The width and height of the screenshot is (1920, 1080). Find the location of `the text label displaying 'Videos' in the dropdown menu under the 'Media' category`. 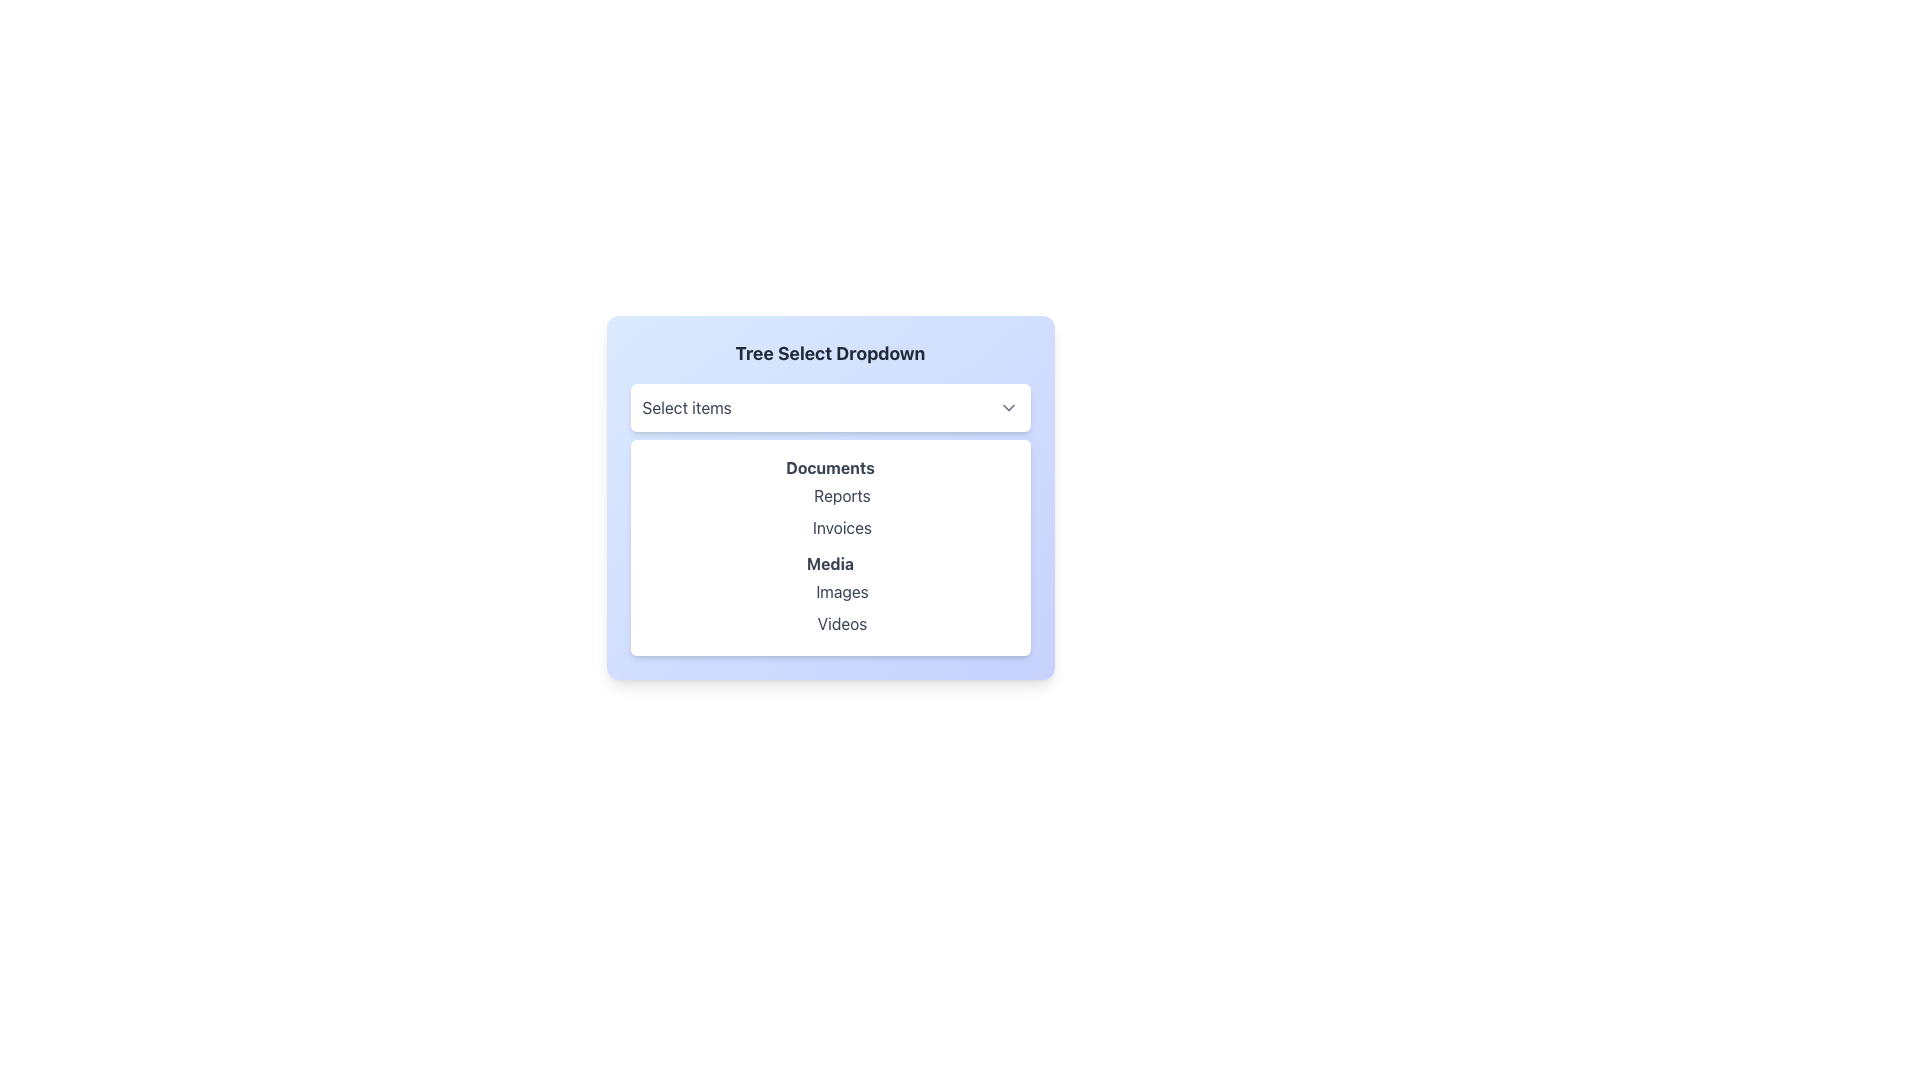

the text label displaying 'Videos' in the dropdown menu under the 'Media' category is located at coordinates (838, 623).